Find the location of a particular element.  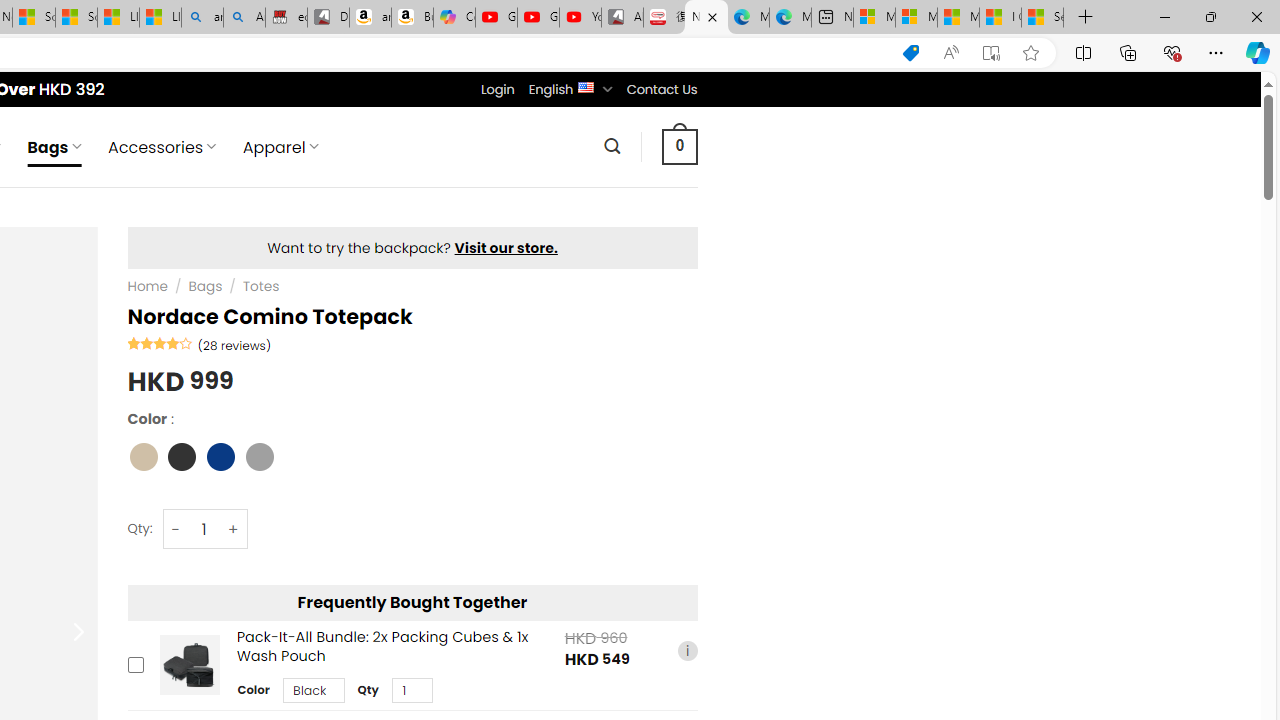

'Amazon Echo Dot PNG - Search Images' is located at coordinates (243, 17).